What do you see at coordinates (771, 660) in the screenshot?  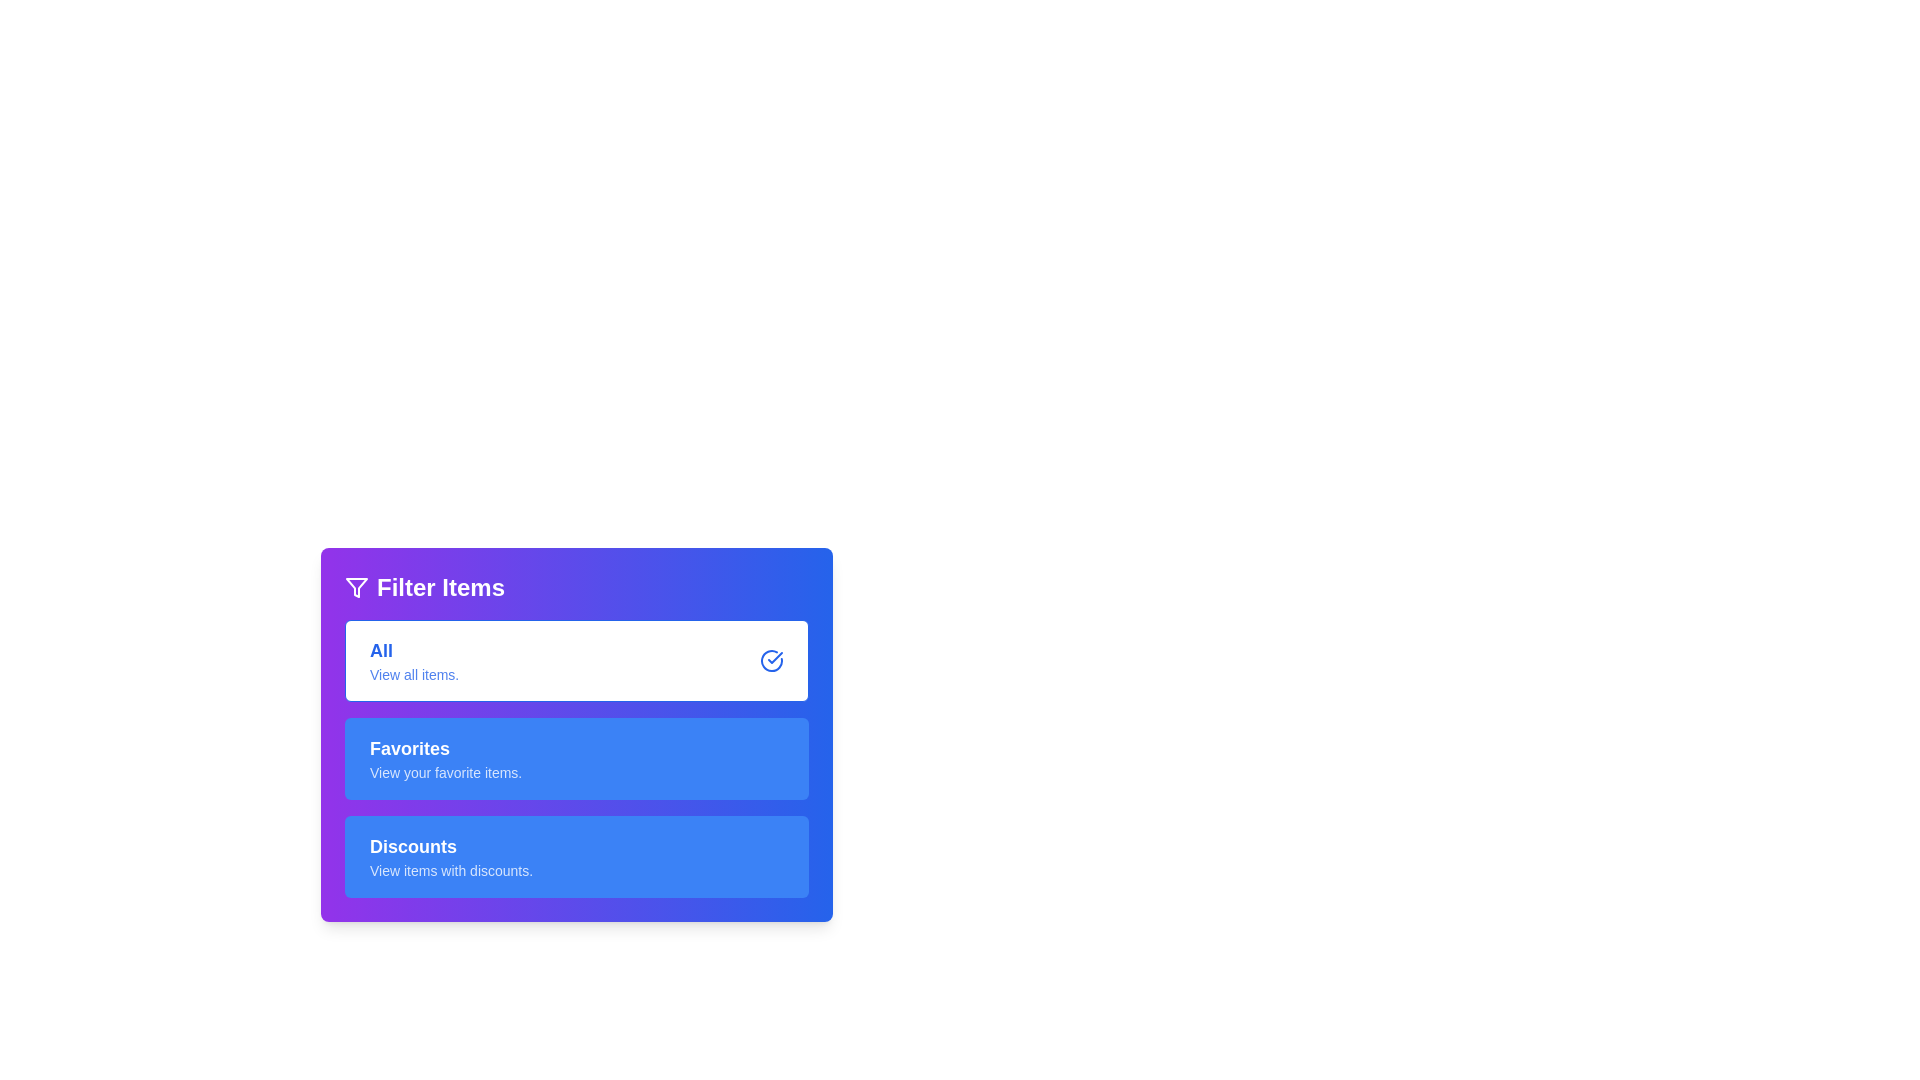 I see `the circular graphic icon with a blue outline and checkmark, located to the far right of the 'All' section within the interactive card labeled 'All View all items.'` at bounding box center [771, 660].